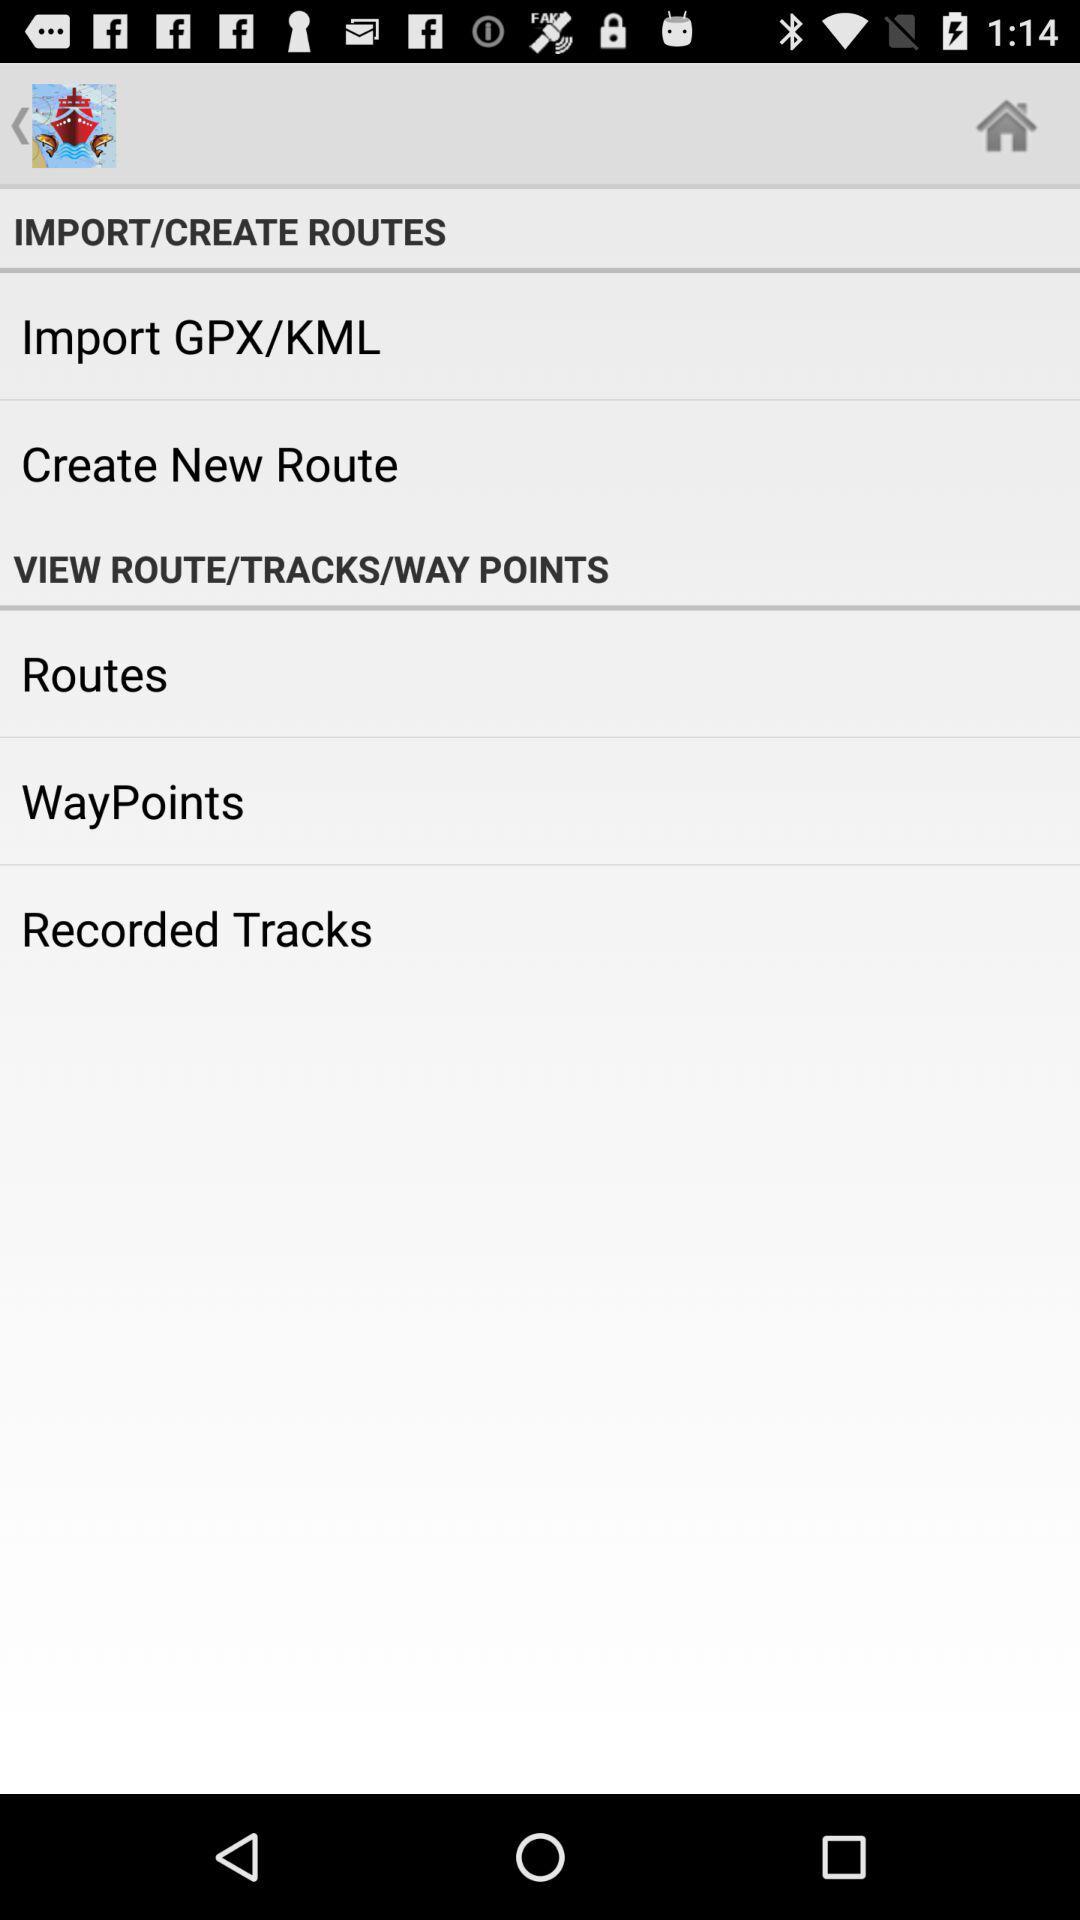 The image size is (1080, 1920). What do you see at coordinates (540, 462) in the screenshot?
I see `item below import gpx/kml` at bounding box center [540, 462].